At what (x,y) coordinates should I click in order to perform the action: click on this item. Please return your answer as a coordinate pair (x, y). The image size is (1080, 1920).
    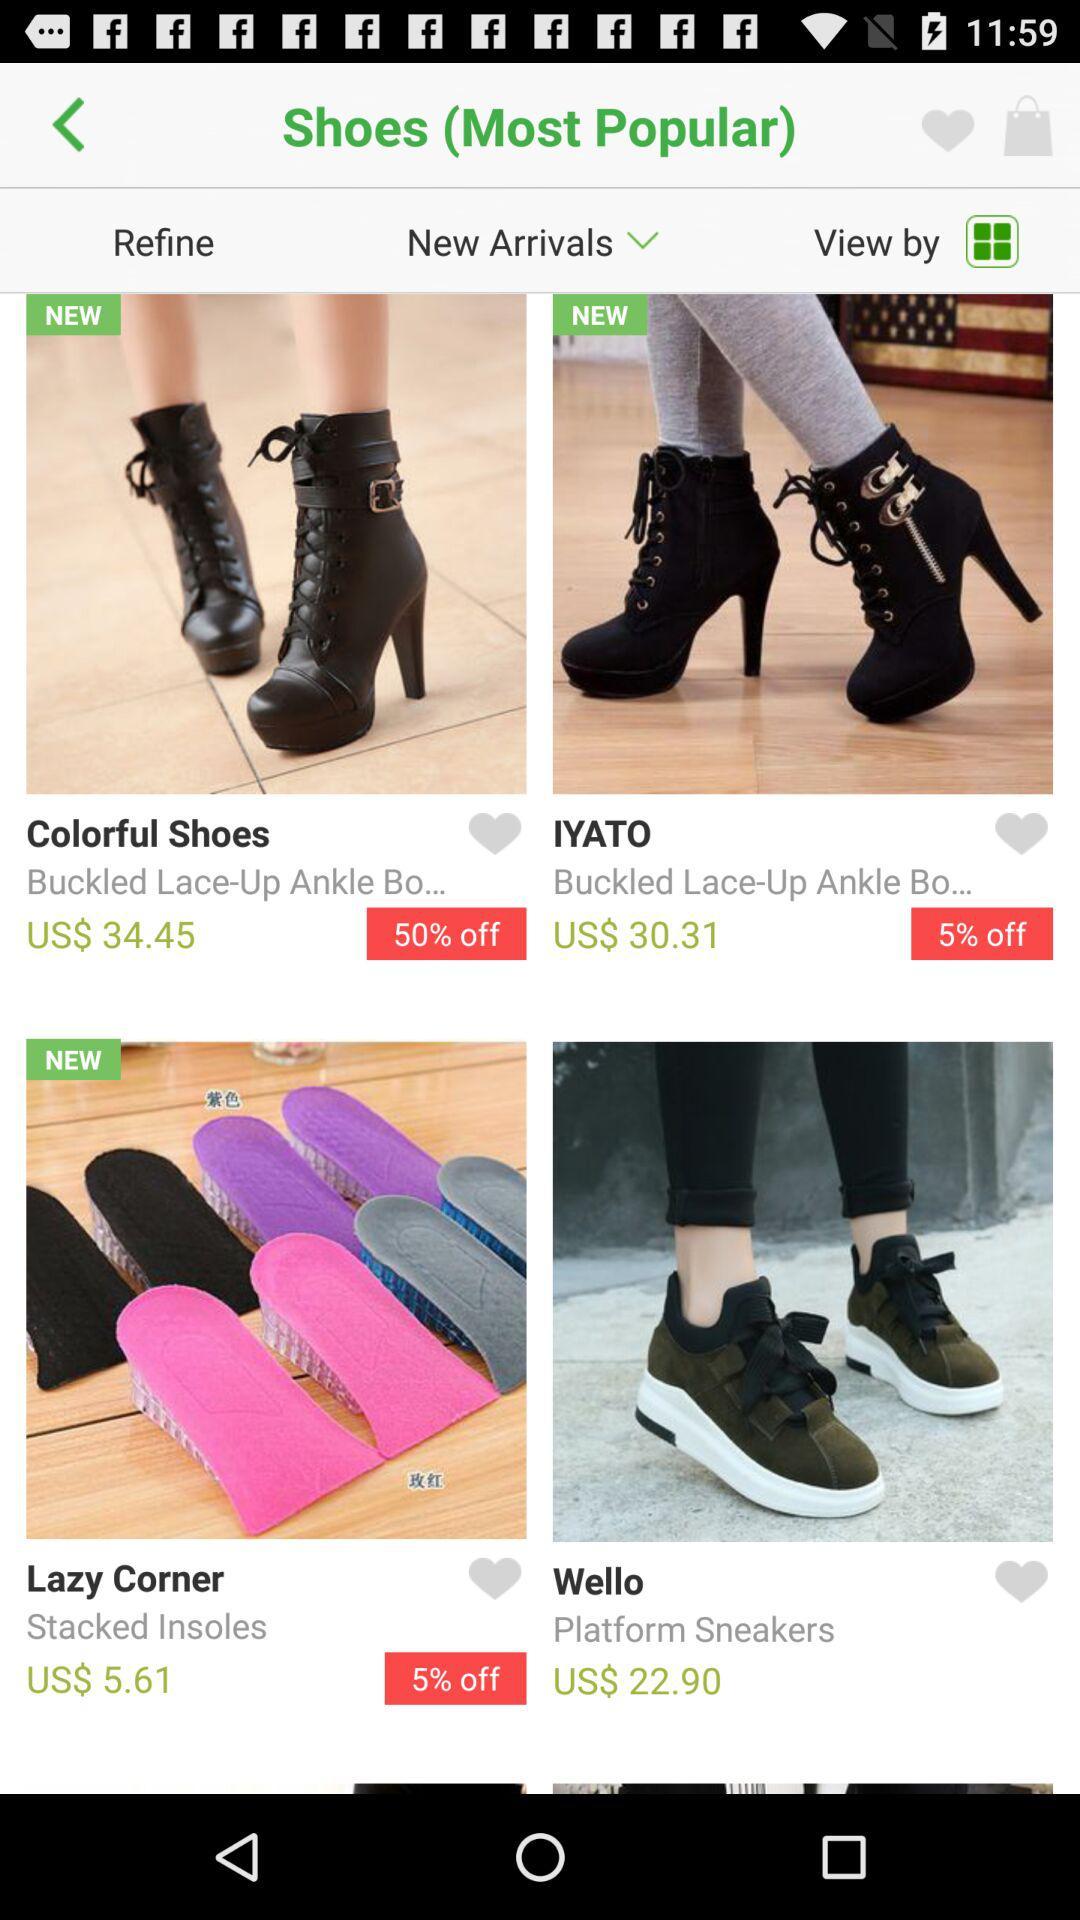
    Looking at the image, I should click on (1017, 857).